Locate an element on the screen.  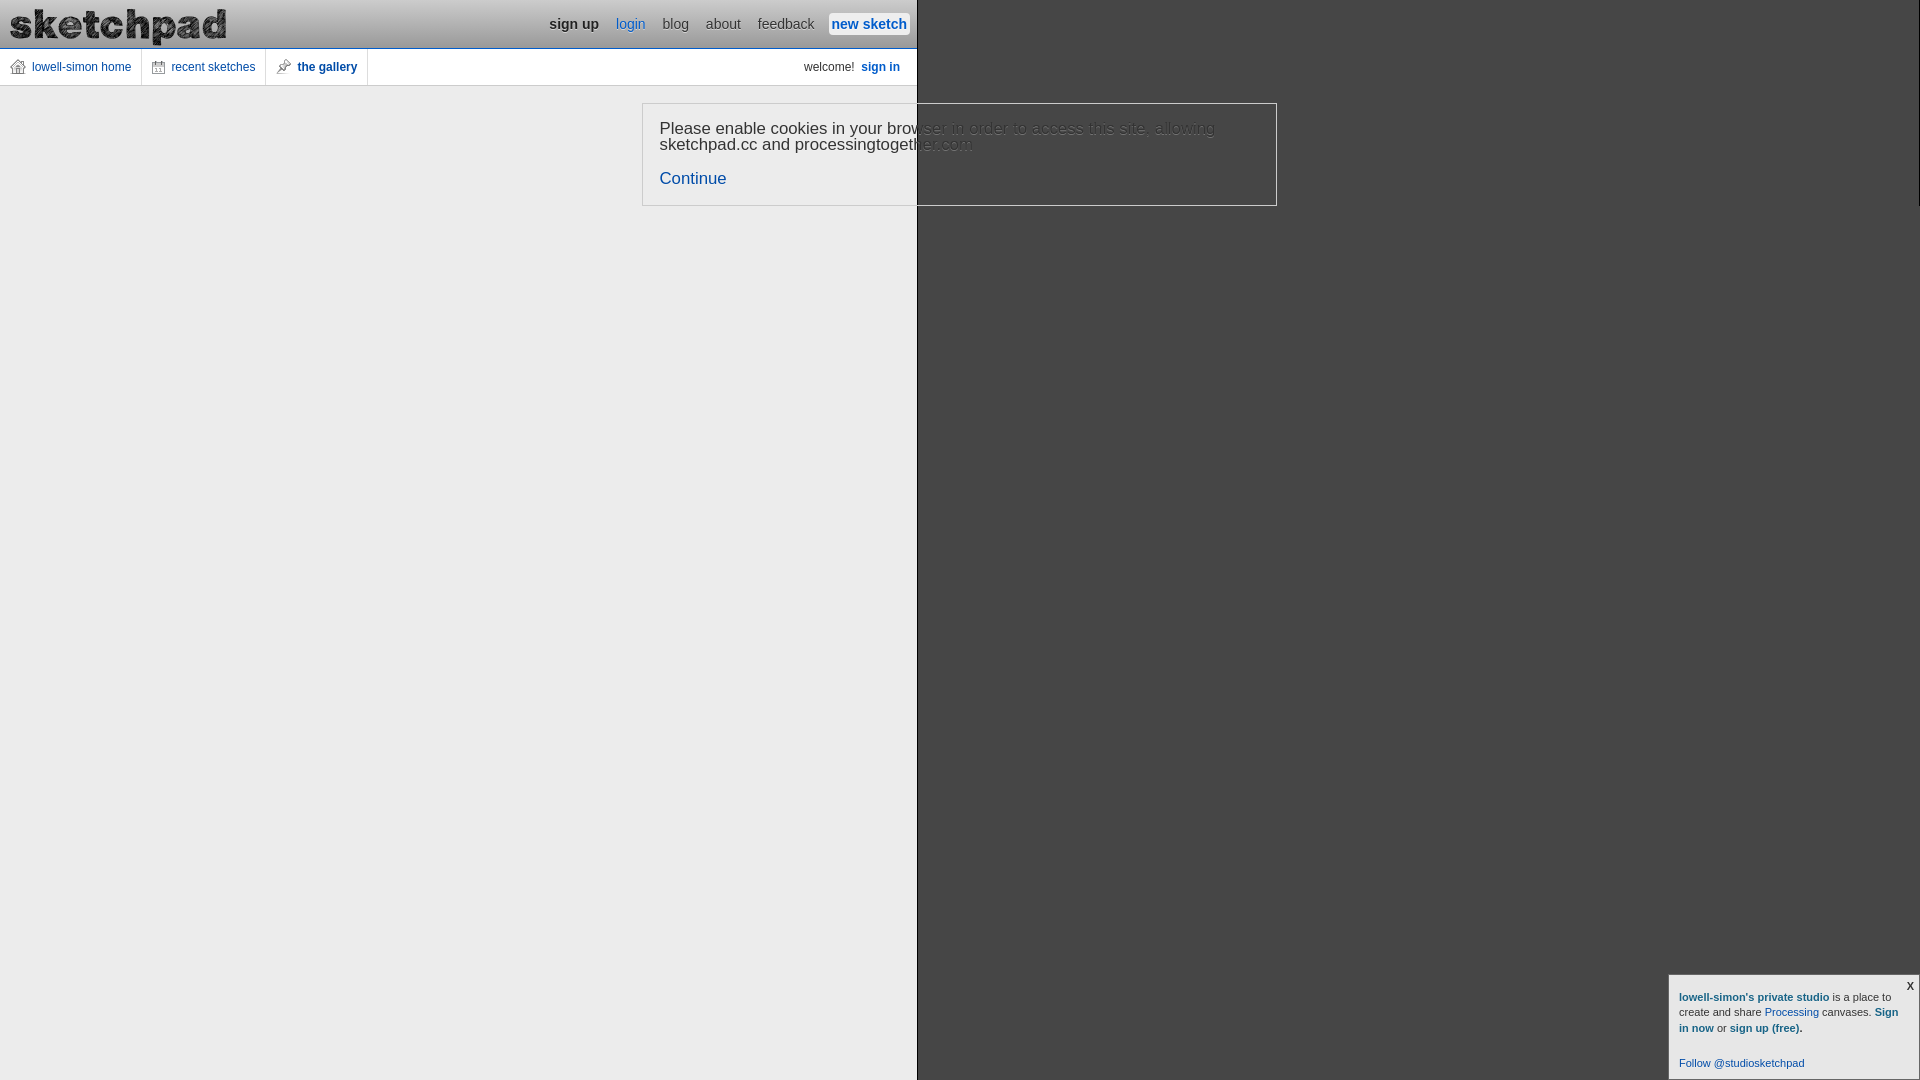
'sign in' is located at coordinates (880, 65).